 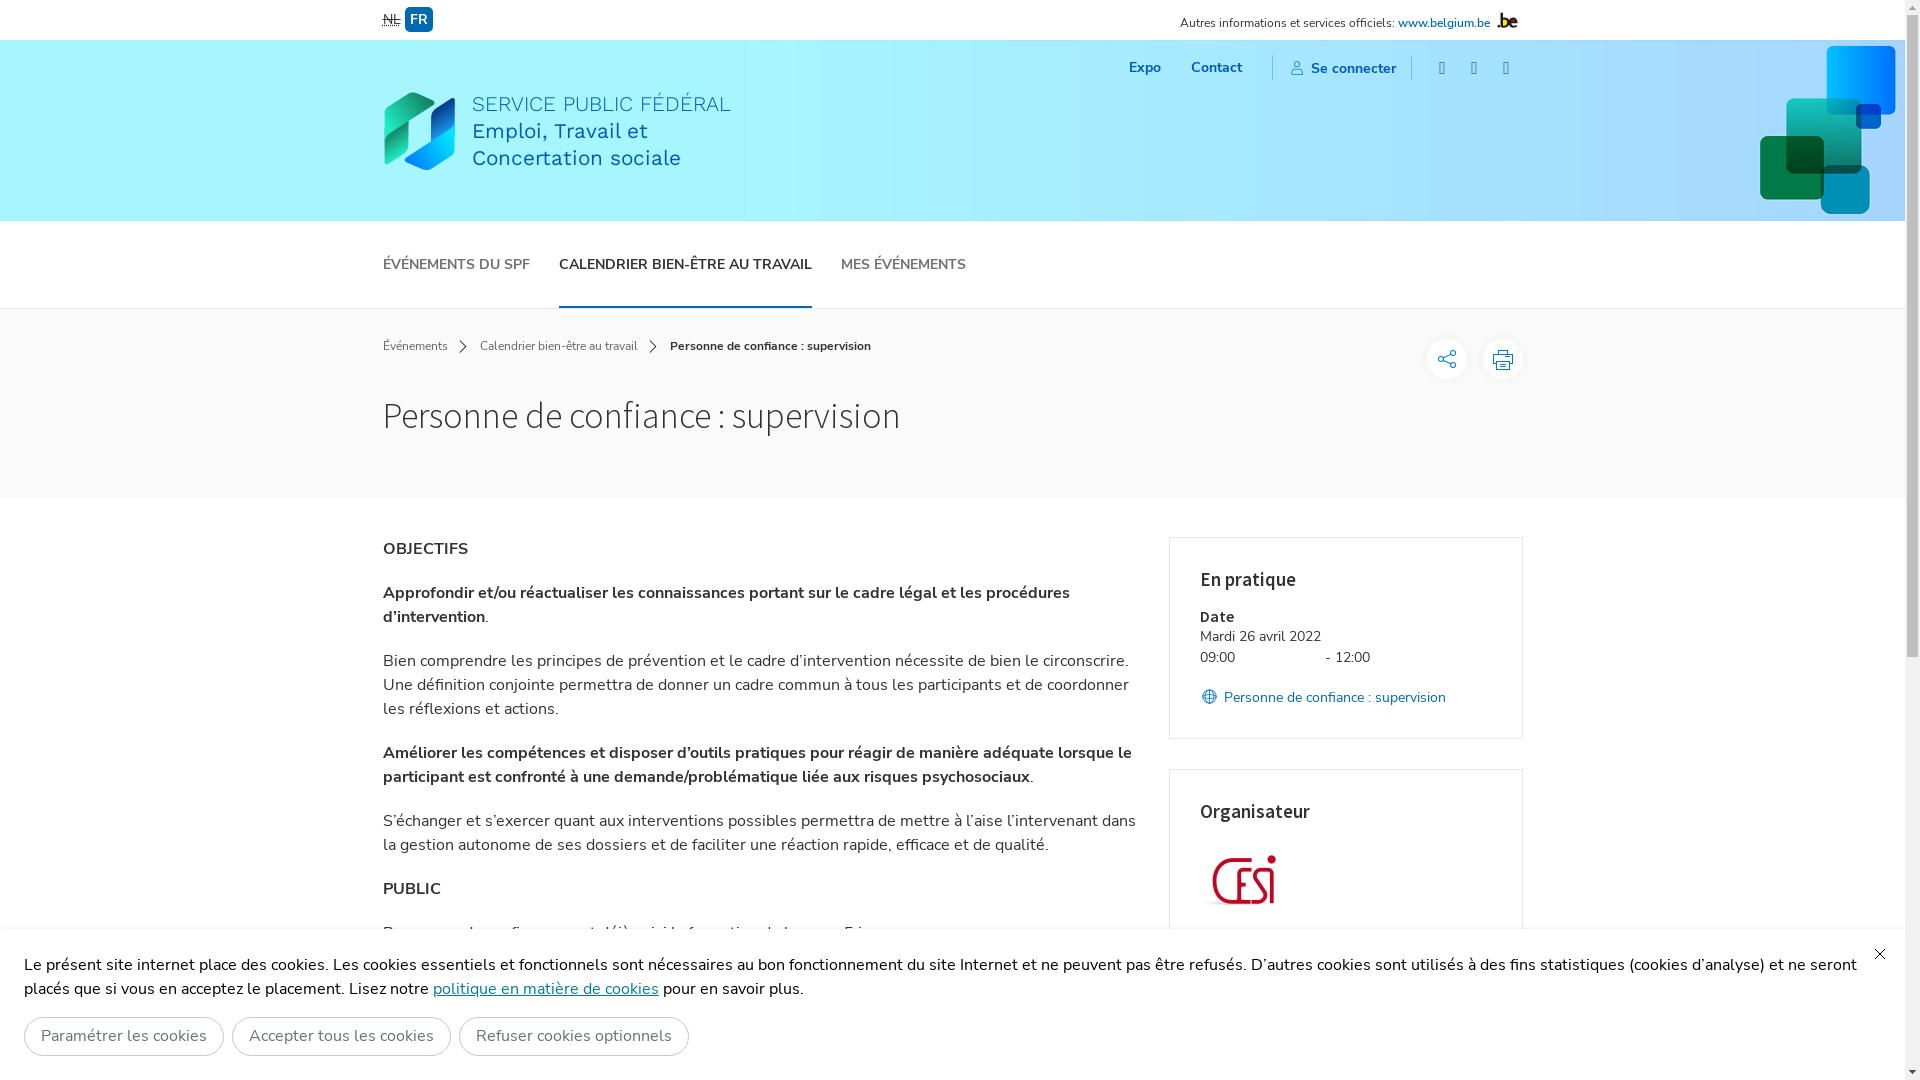 I want to click on 'Personne de confiance : supervision', so click(x=1200, y=696).